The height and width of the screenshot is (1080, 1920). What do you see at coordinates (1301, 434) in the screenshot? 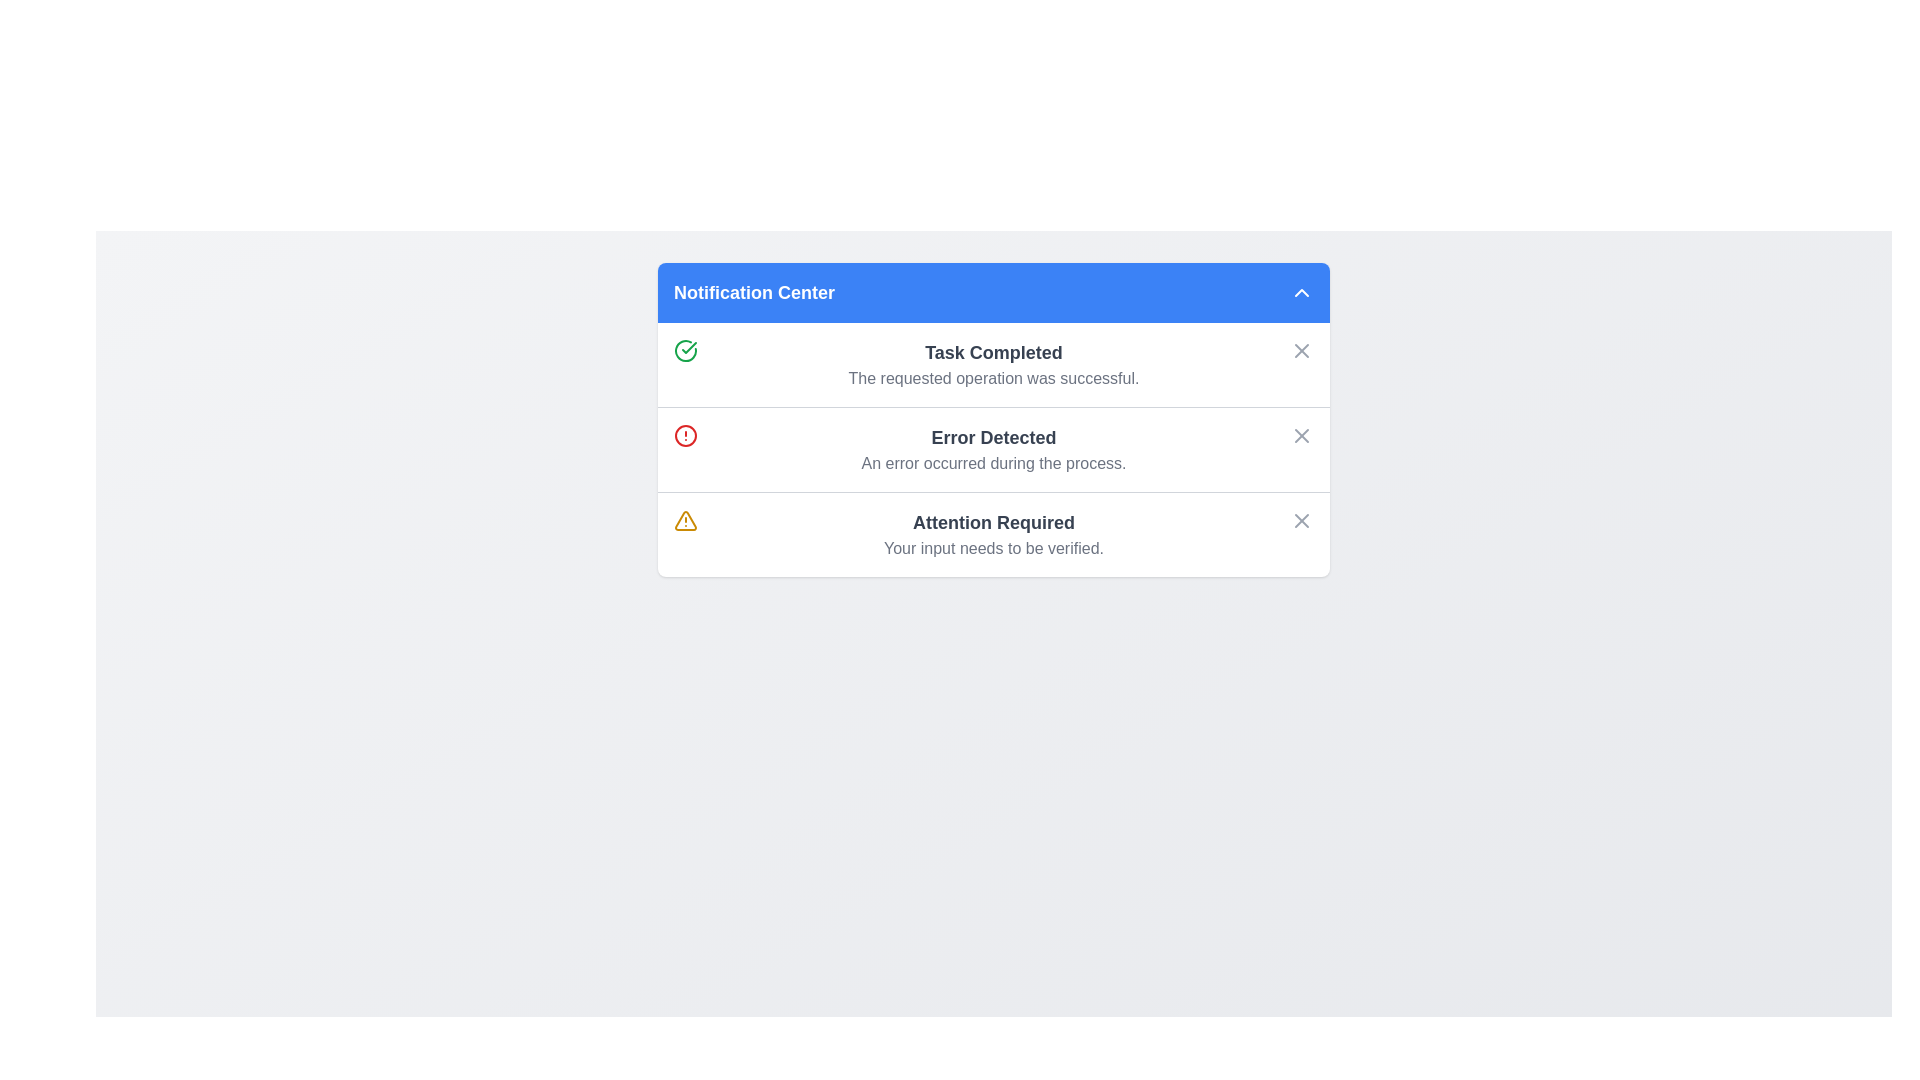
I see `the close button icon represented by a diagonal cross (X) within the notification panel` at bounding box center [1301, 434].